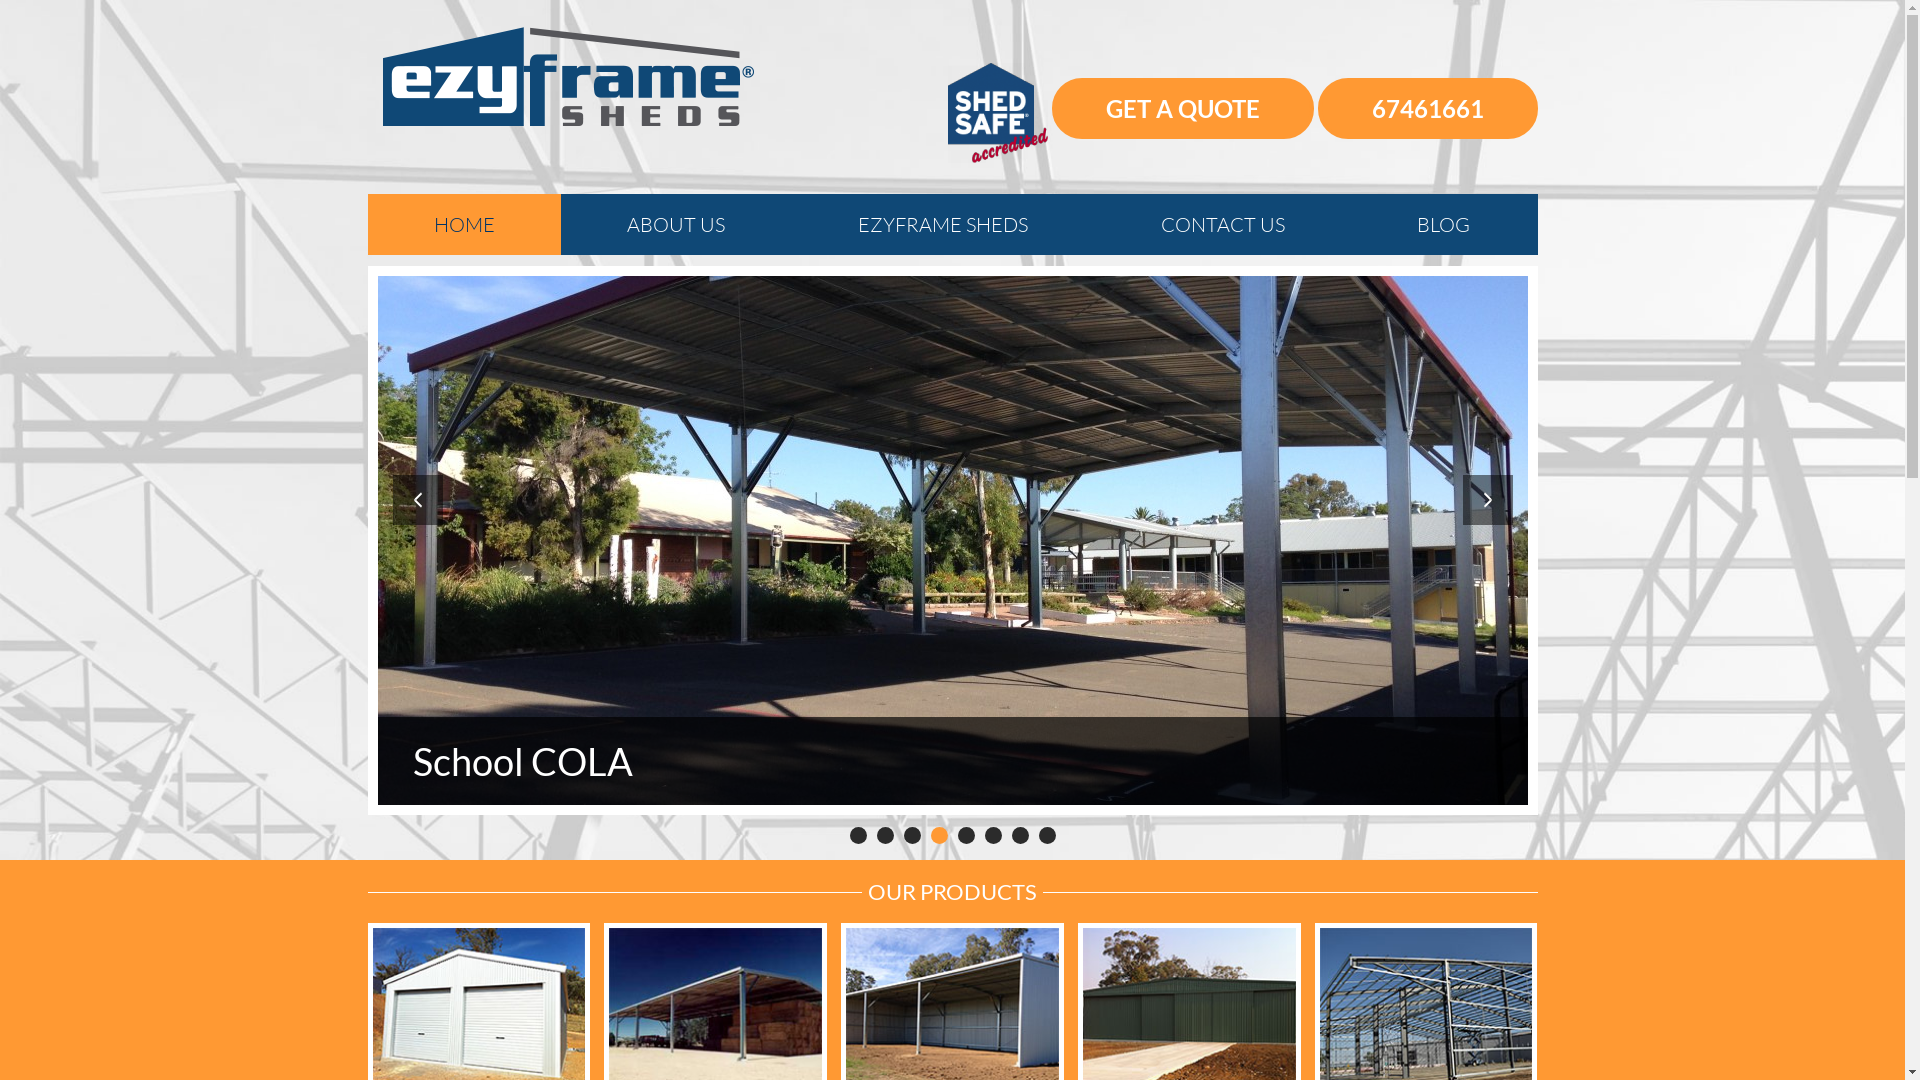 The image size is (1920, 1080). I want to click on 'Next', so click(1487, 499).